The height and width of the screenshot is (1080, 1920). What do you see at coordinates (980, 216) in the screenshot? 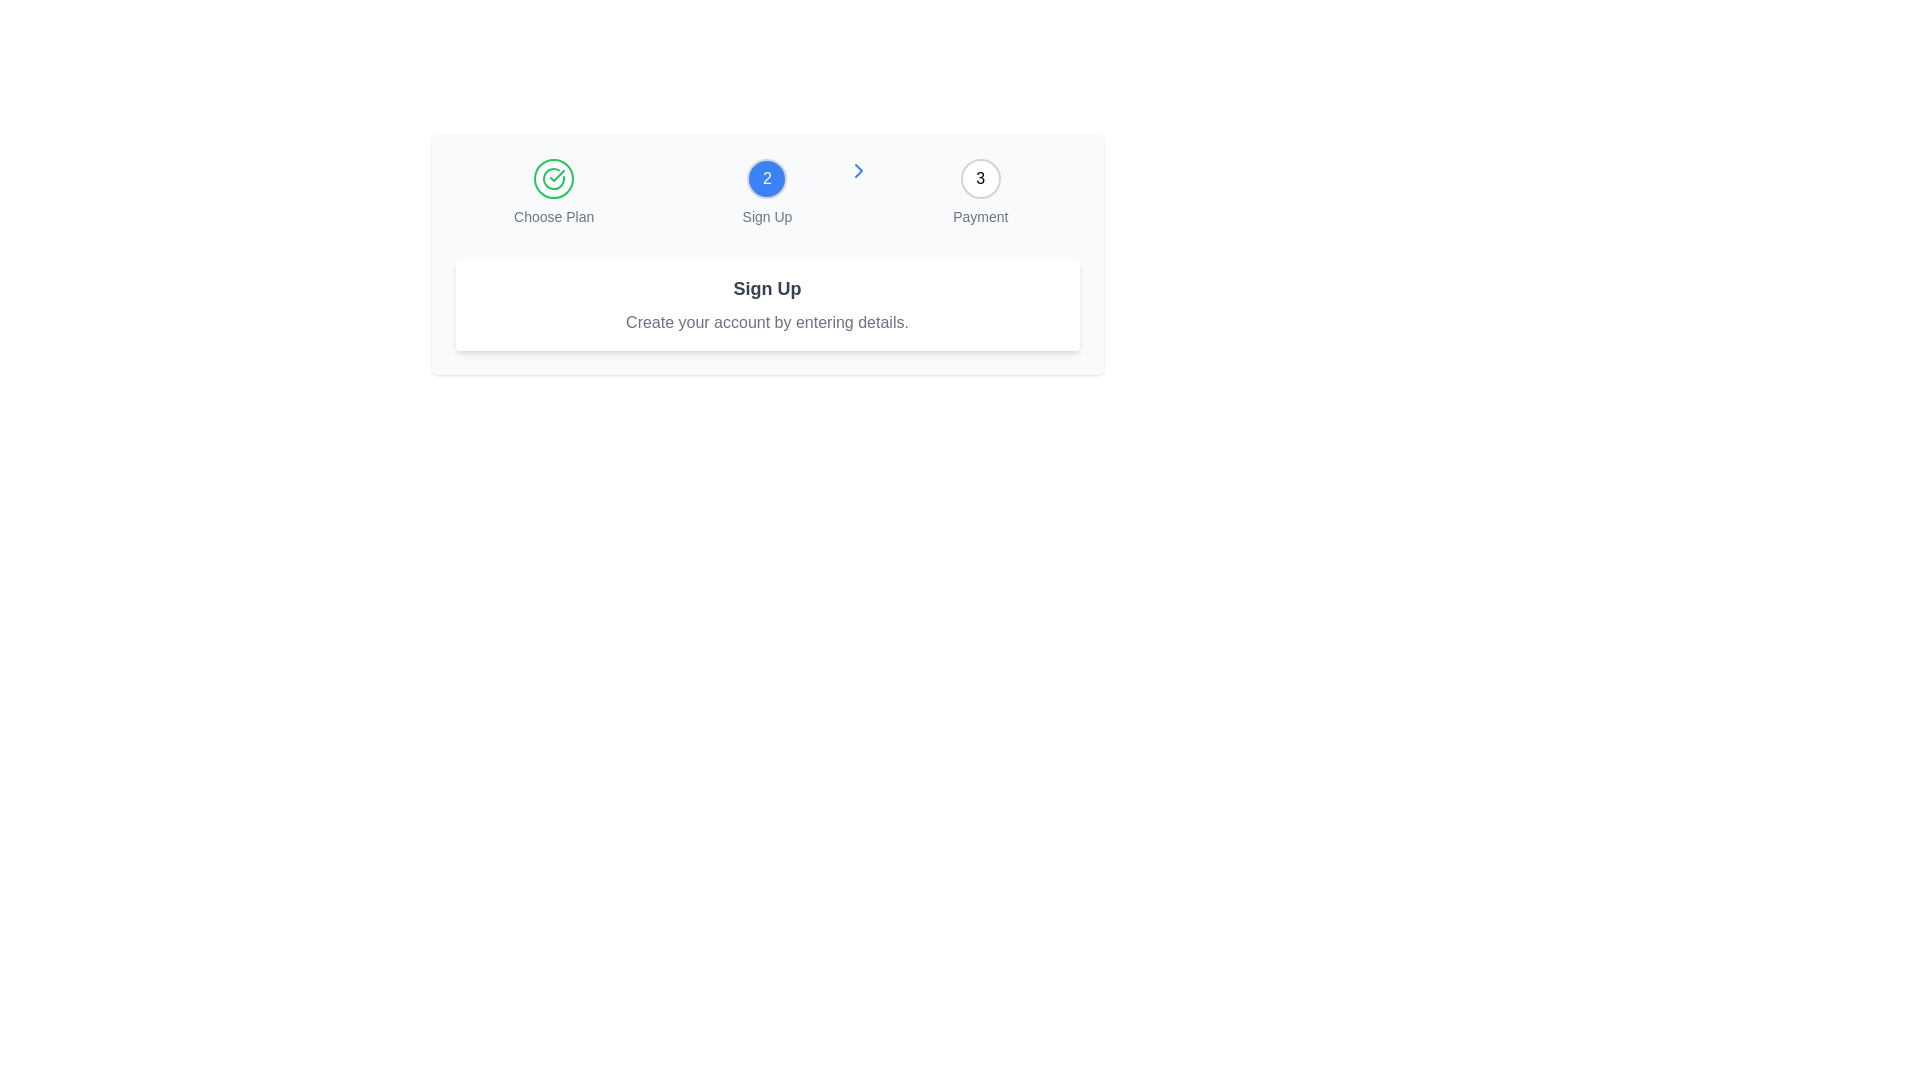
I see `the text label reading 'Payment', which is styled with a small font and gray color, positioned below the circular number icon labeled '3'` at bounding box center [980, 216].